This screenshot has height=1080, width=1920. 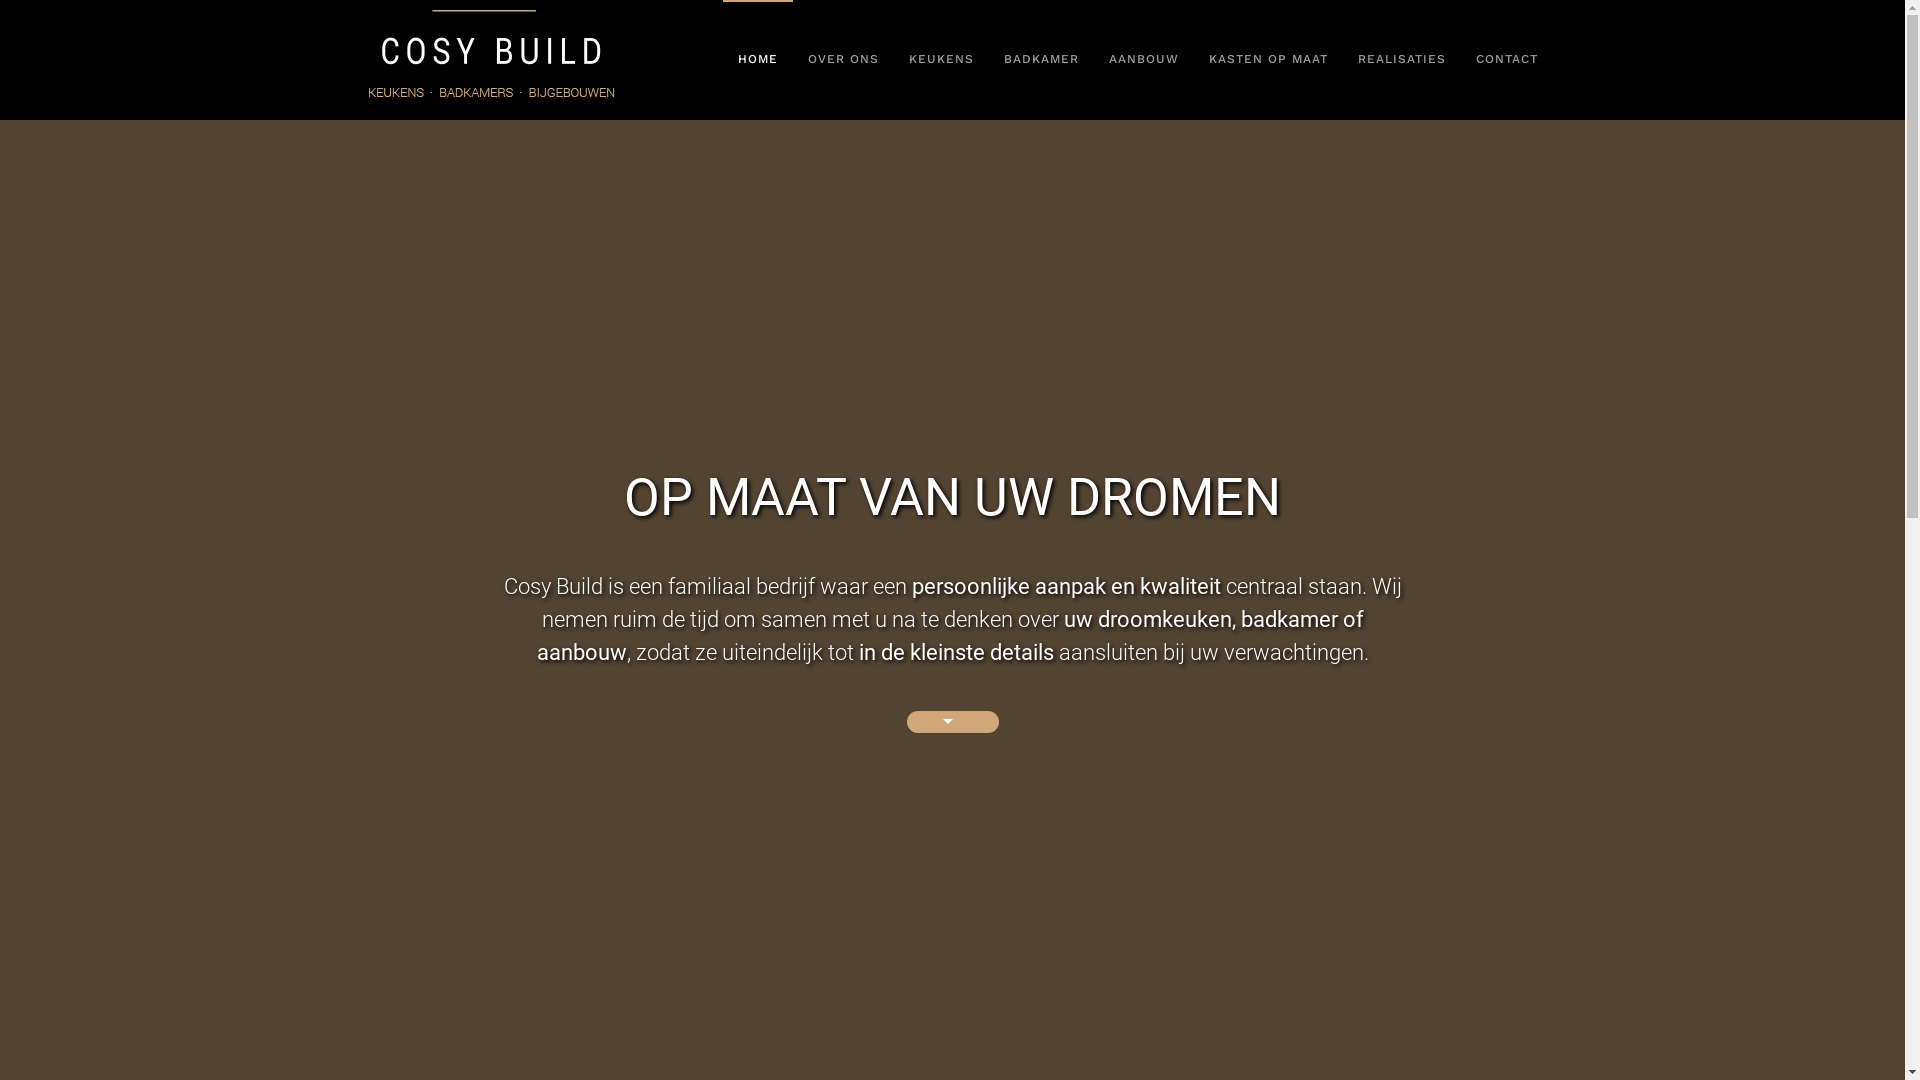 I want to click on 'HOME', so click(x=756, y=59).